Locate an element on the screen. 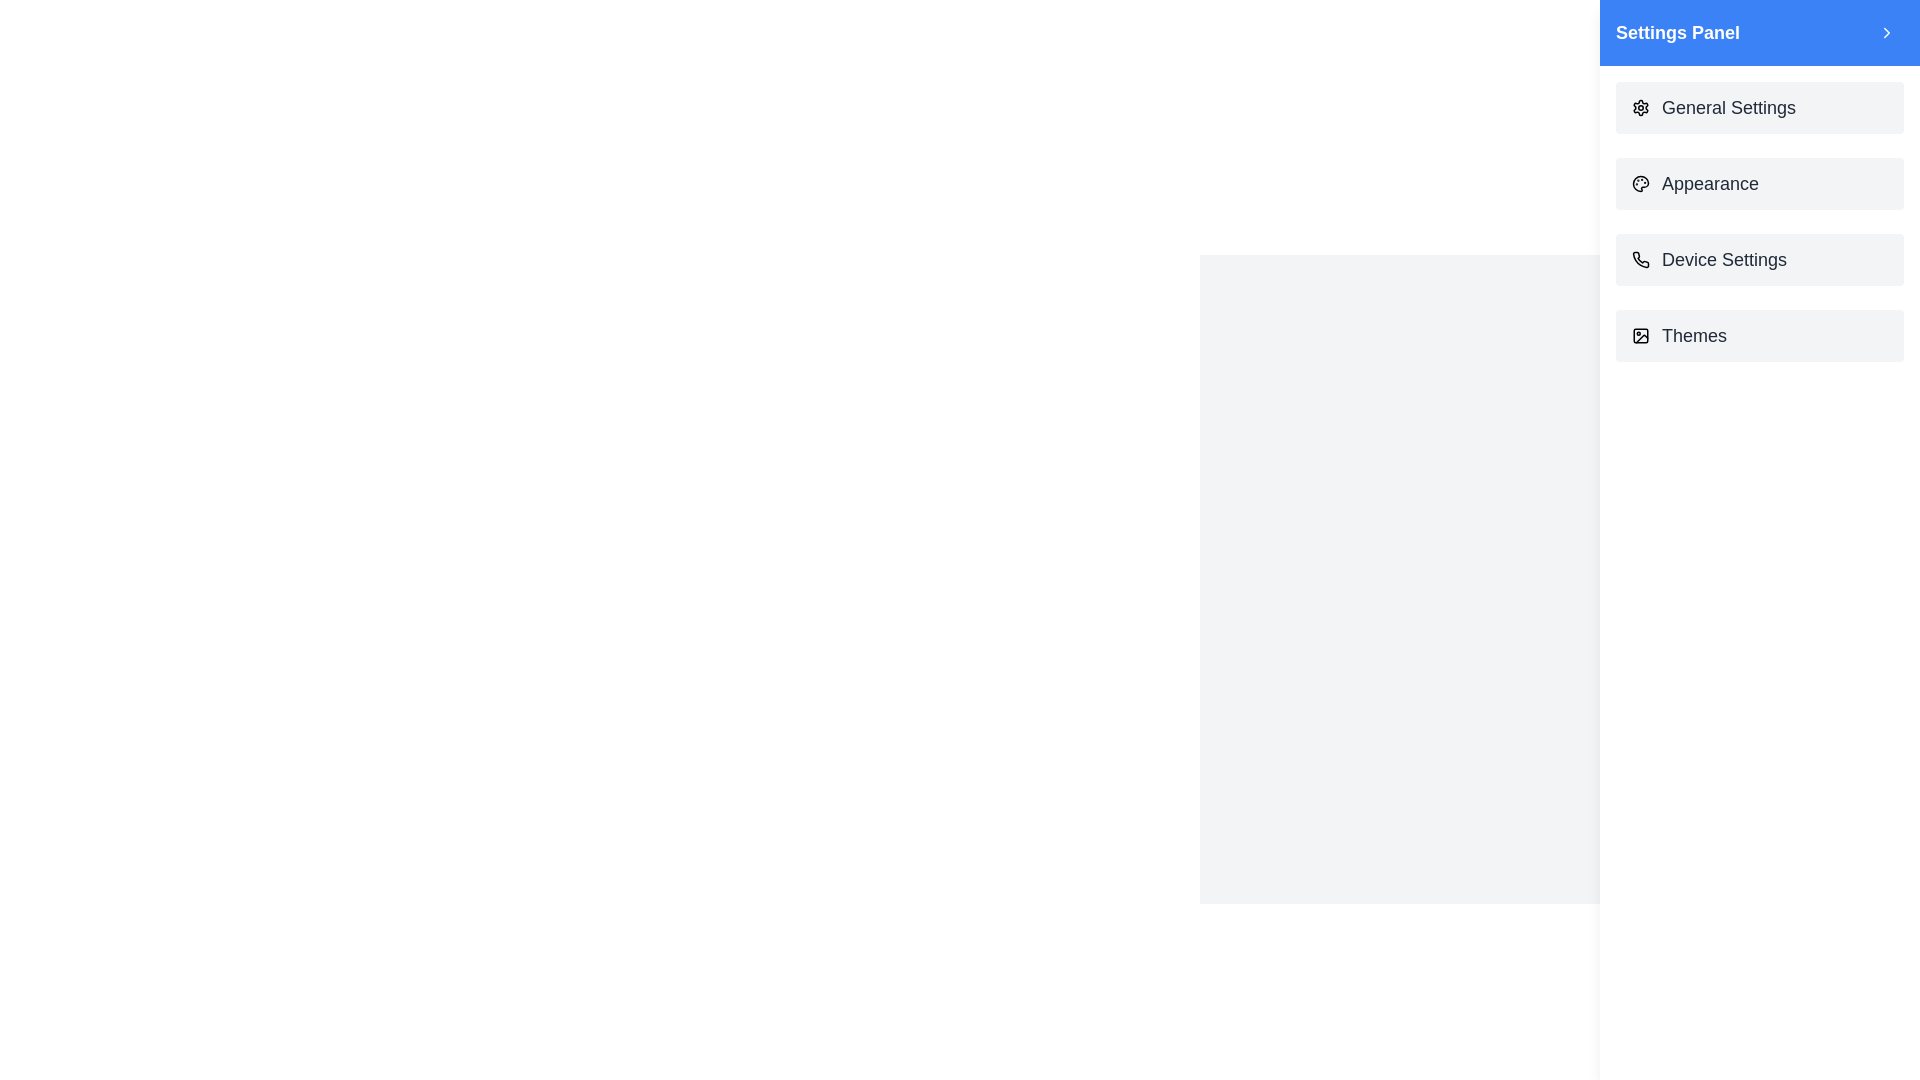 The width and height of the screenshot is (1920, 1080). the 'Settings Panel' text label, which is displayed in bold white font on a blue rectangular background in the top-left region of the navigation bar, to trigger any tooltip or highlighting effects is located at coordinates (1678, 33).